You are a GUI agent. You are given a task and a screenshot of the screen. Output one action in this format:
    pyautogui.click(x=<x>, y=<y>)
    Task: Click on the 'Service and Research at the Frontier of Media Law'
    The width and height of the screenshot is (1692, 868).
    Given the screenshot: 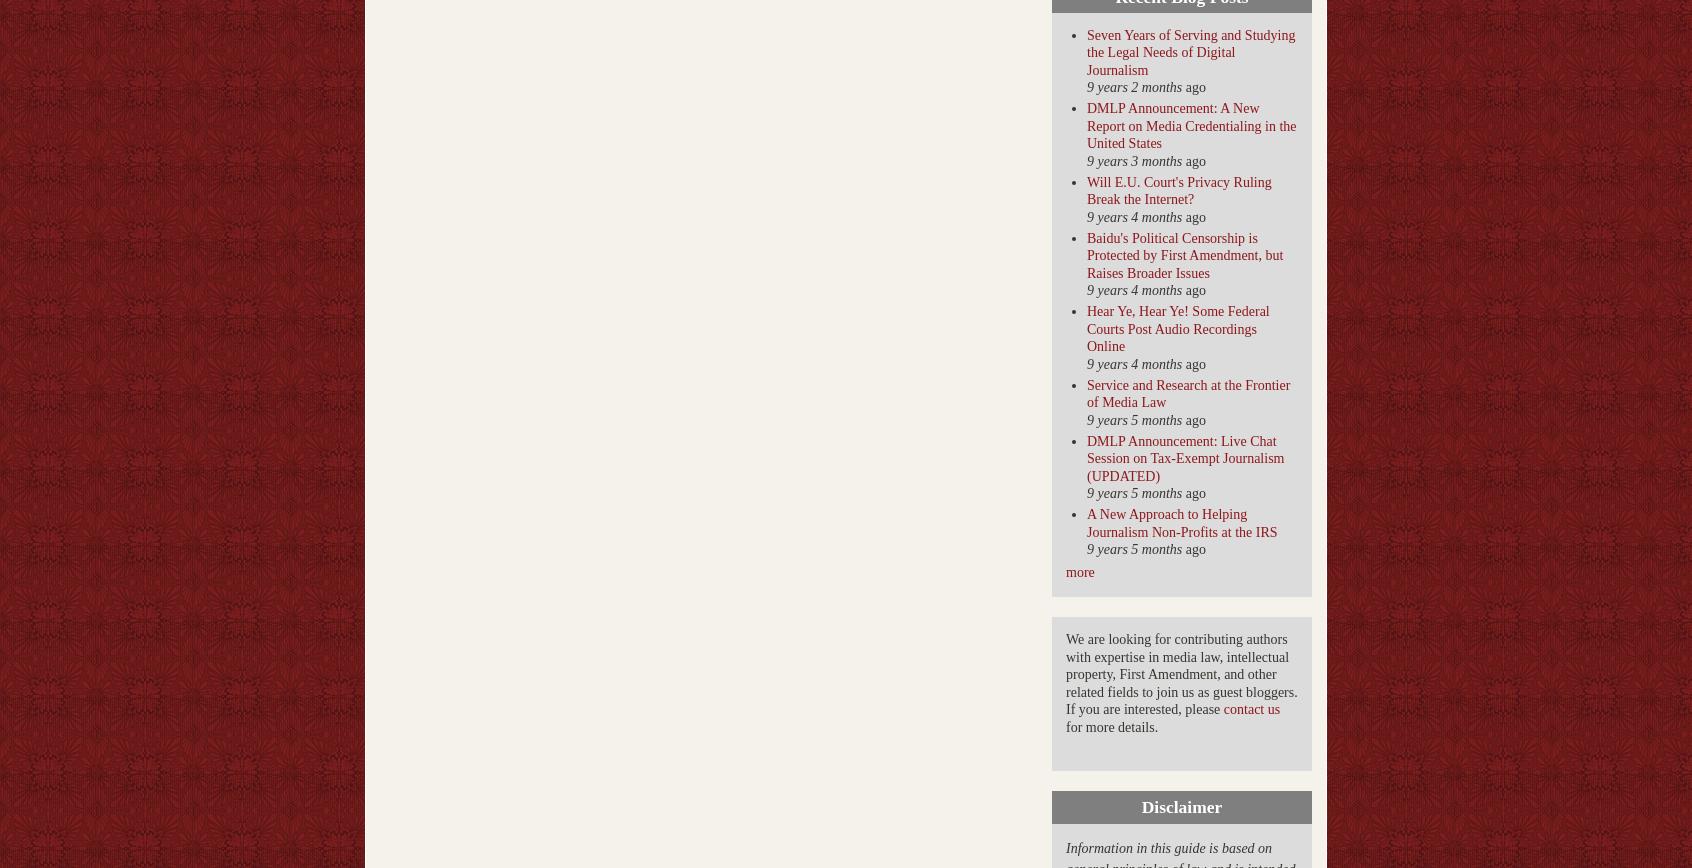 What is the action you would take?
    pyautogui.click(x=1086, y=393)
    